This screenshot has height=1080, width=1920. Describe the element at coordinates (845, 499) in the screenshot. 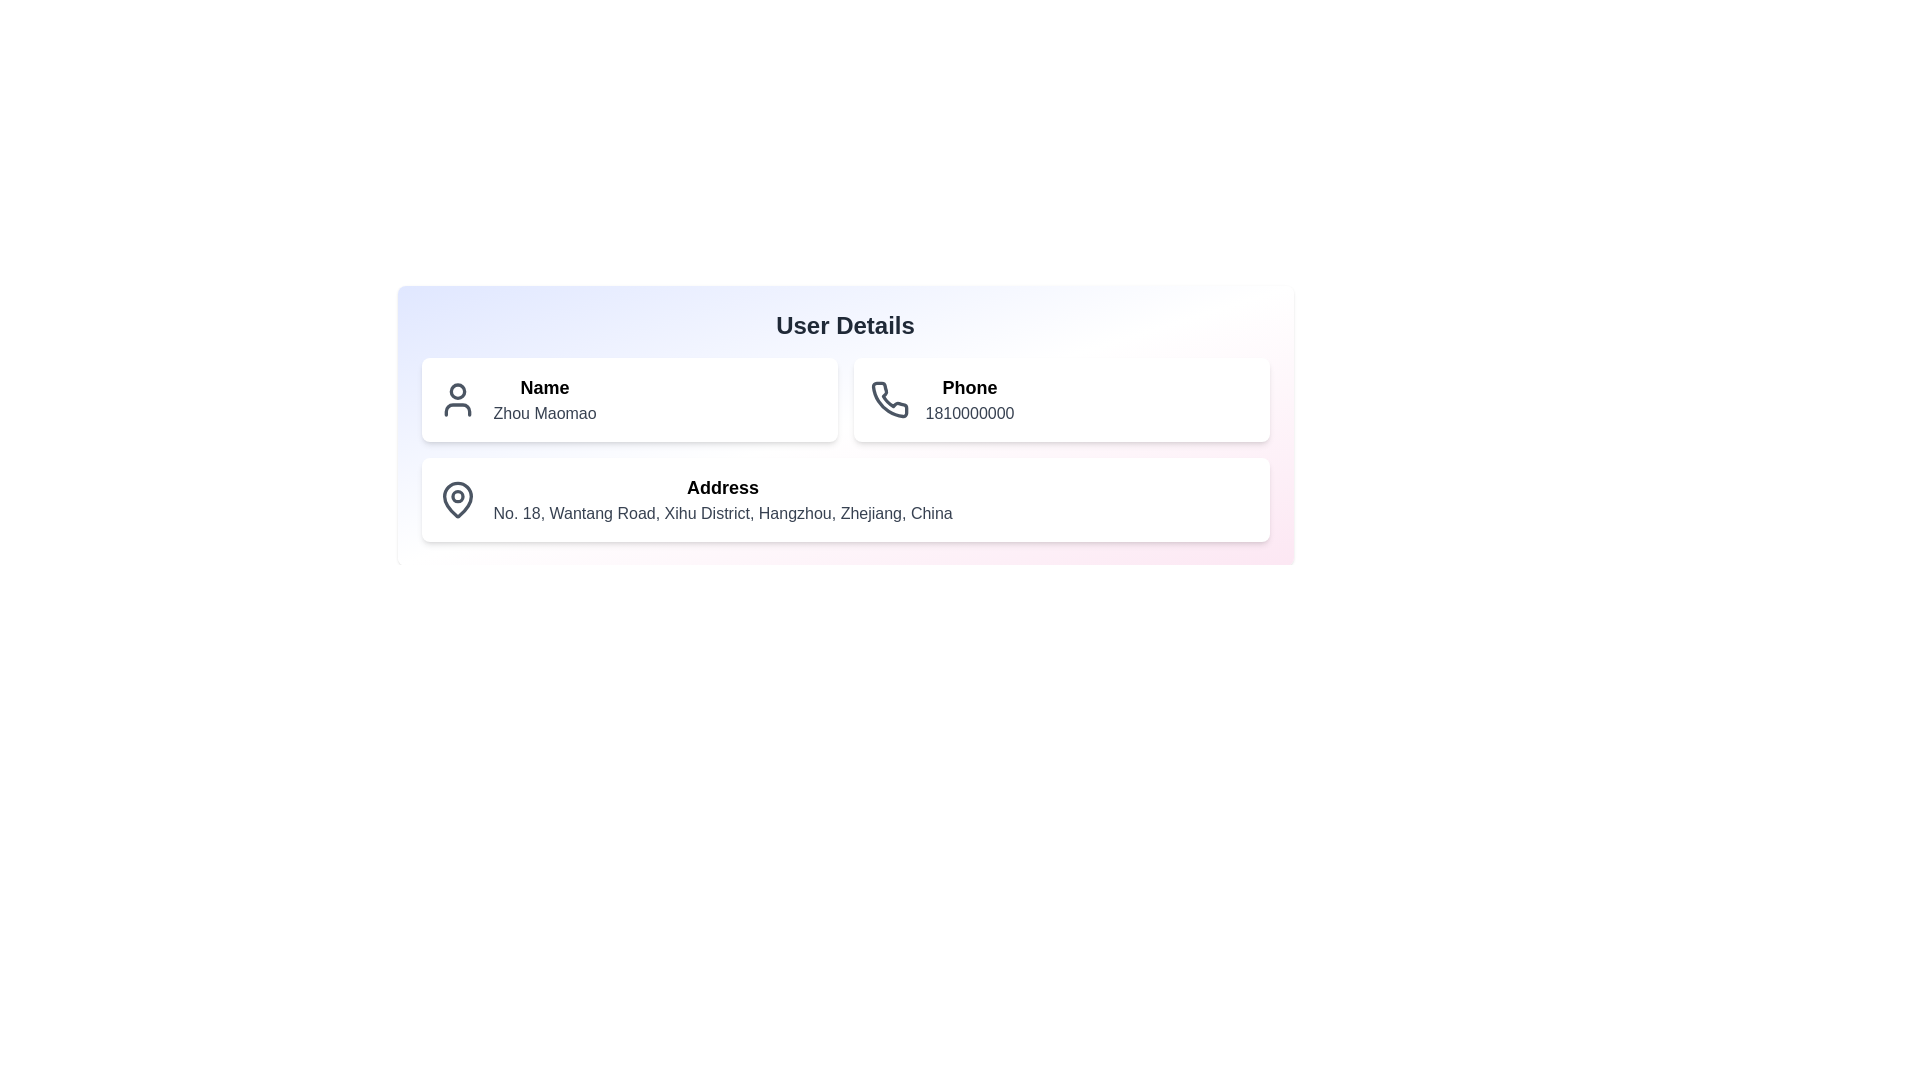

I see `the user information card displaying address data, which contains the address 'No. 18, Wantang Road, Xihu District, Hangzhou, Zhejiang, China'` at that location.